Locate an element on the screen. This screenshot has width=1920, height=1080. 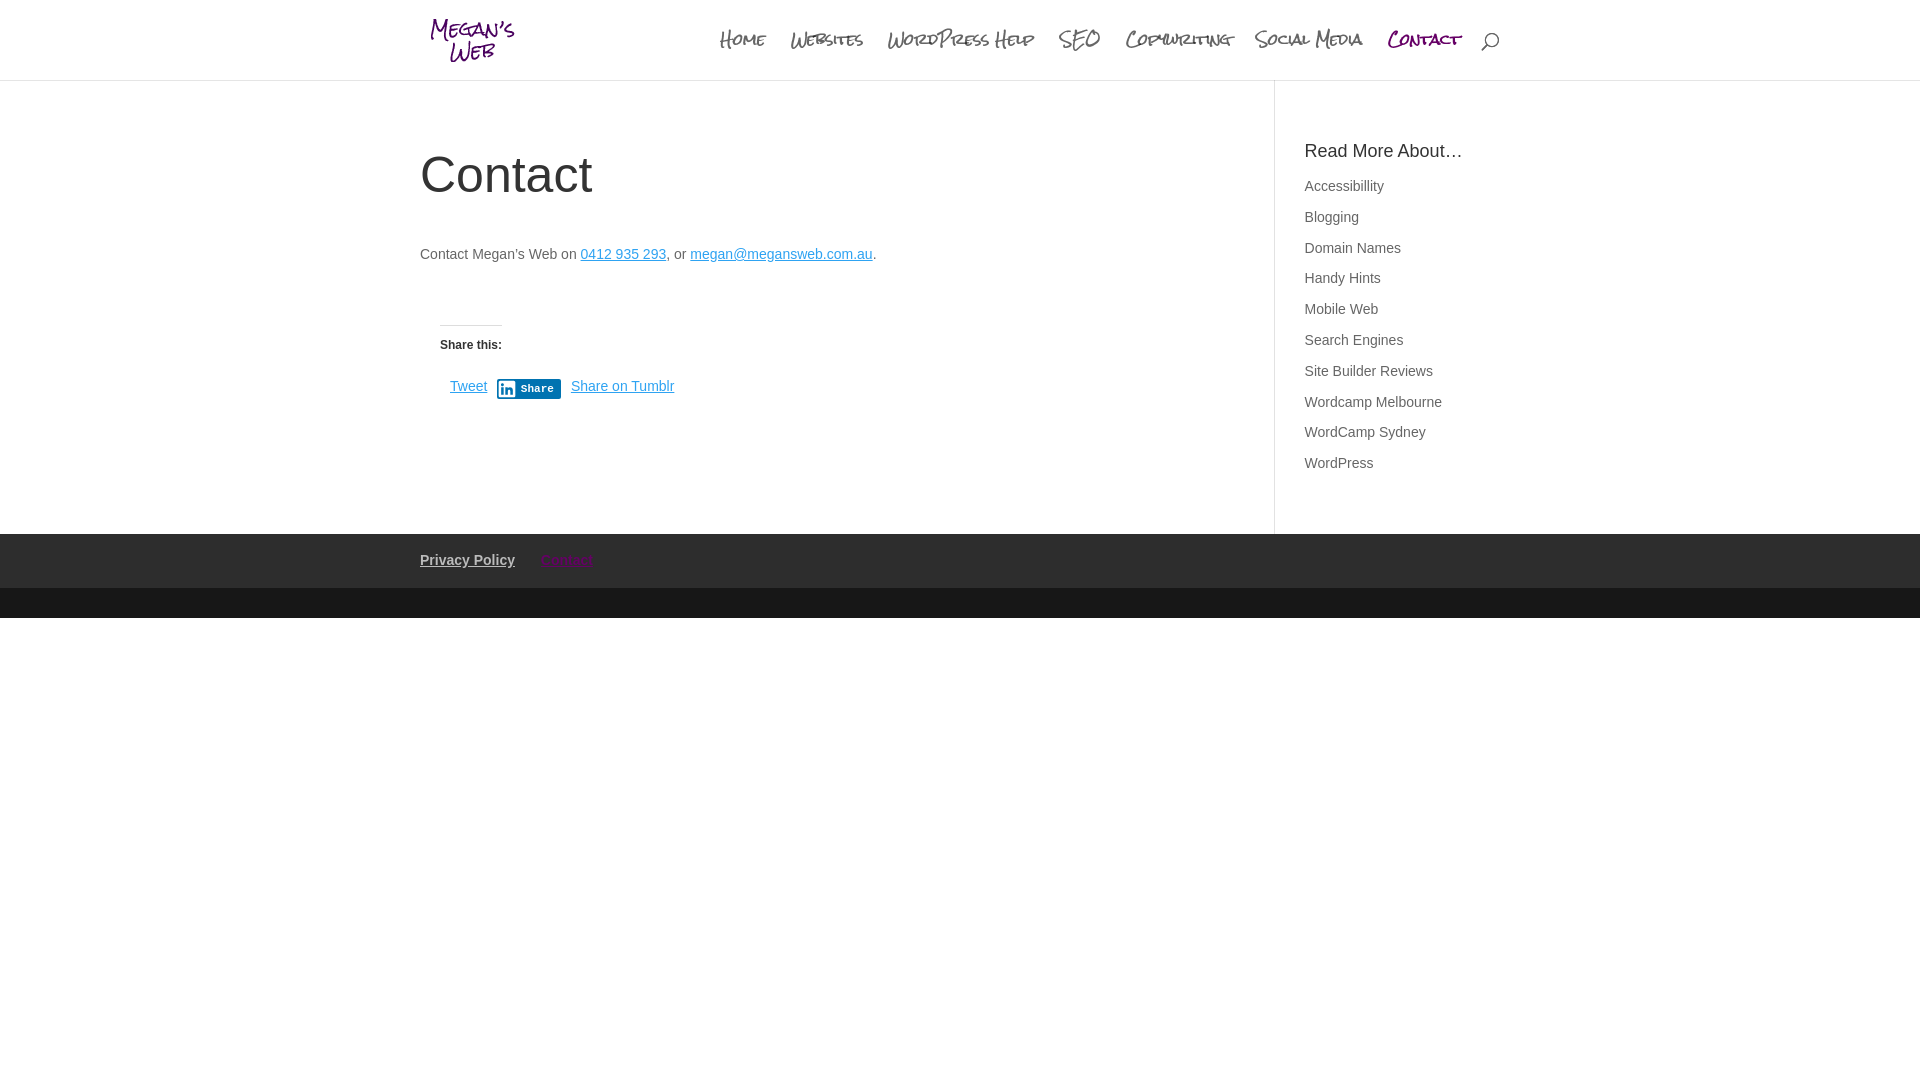
'Privacy Policy' is located at coordinates (466, 559).